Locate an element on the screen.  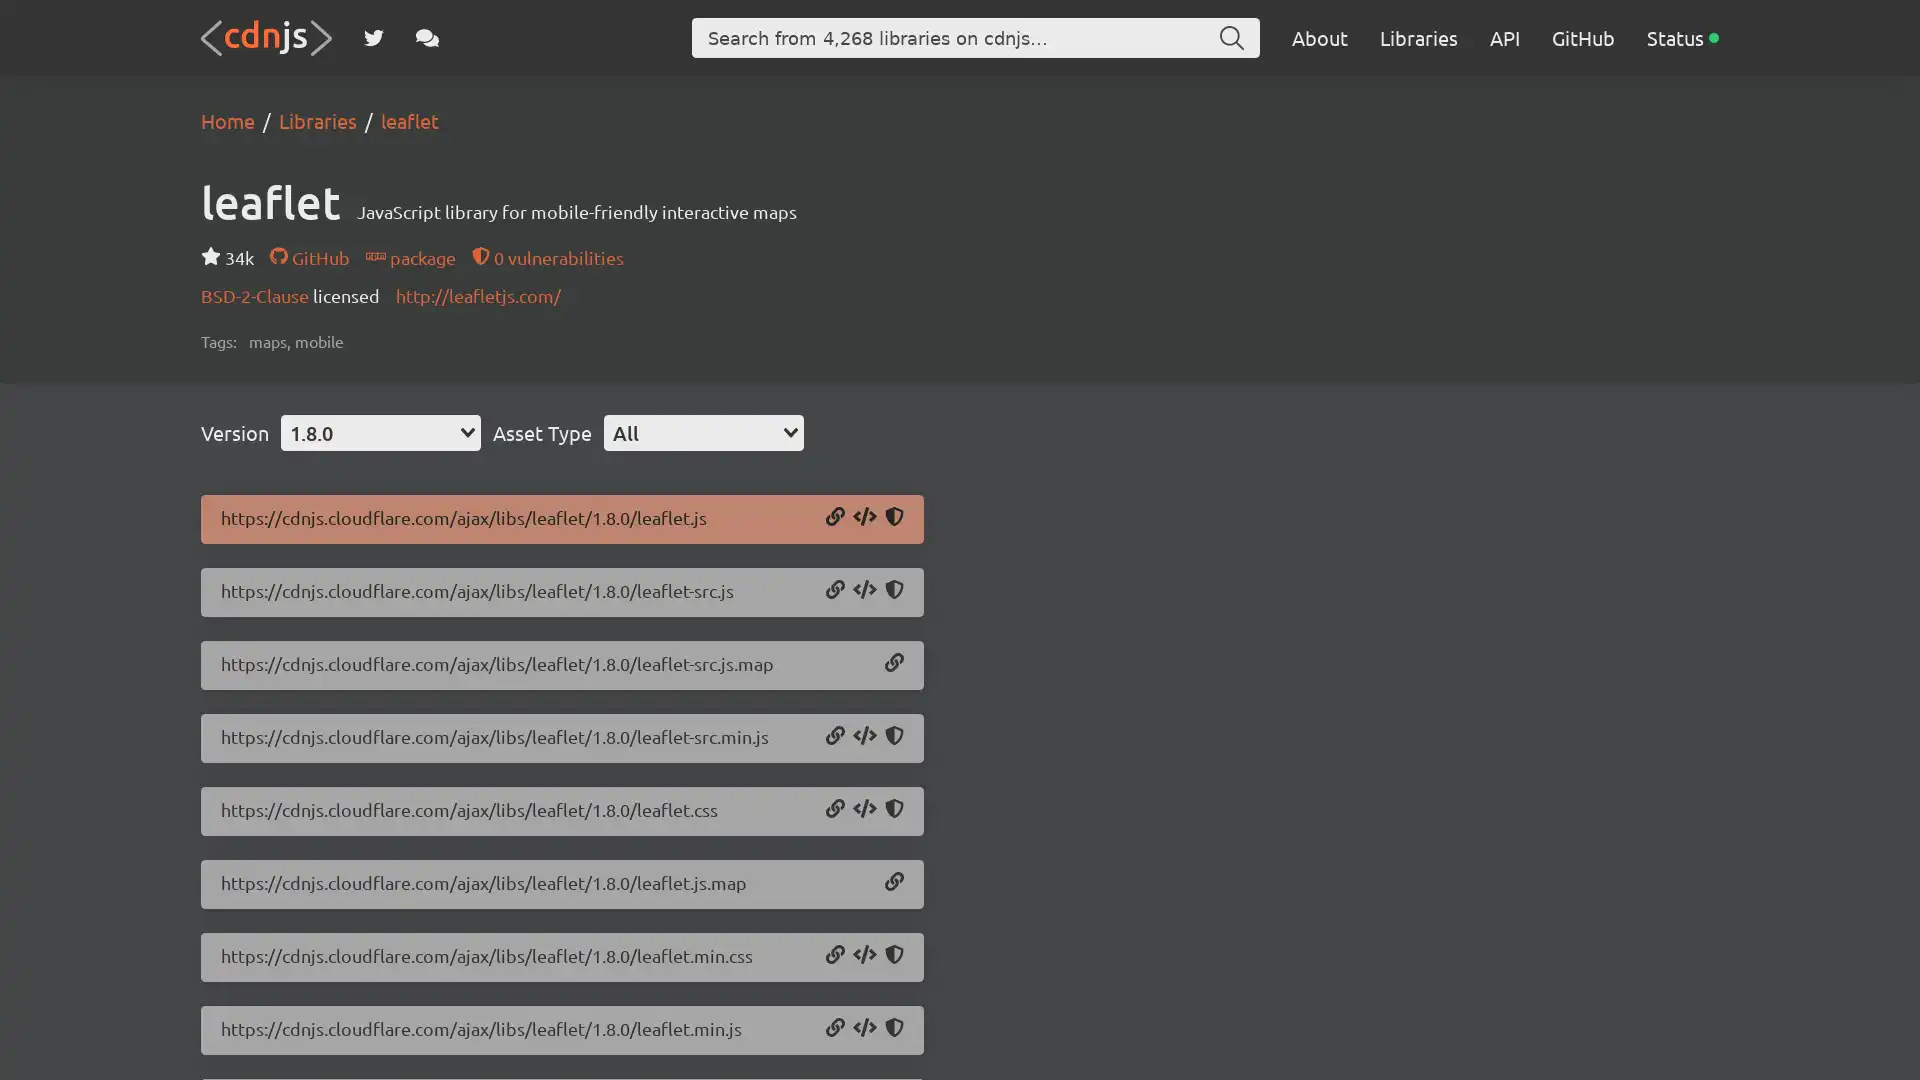
Copy Link Tag is located at coordinates (864, 955).